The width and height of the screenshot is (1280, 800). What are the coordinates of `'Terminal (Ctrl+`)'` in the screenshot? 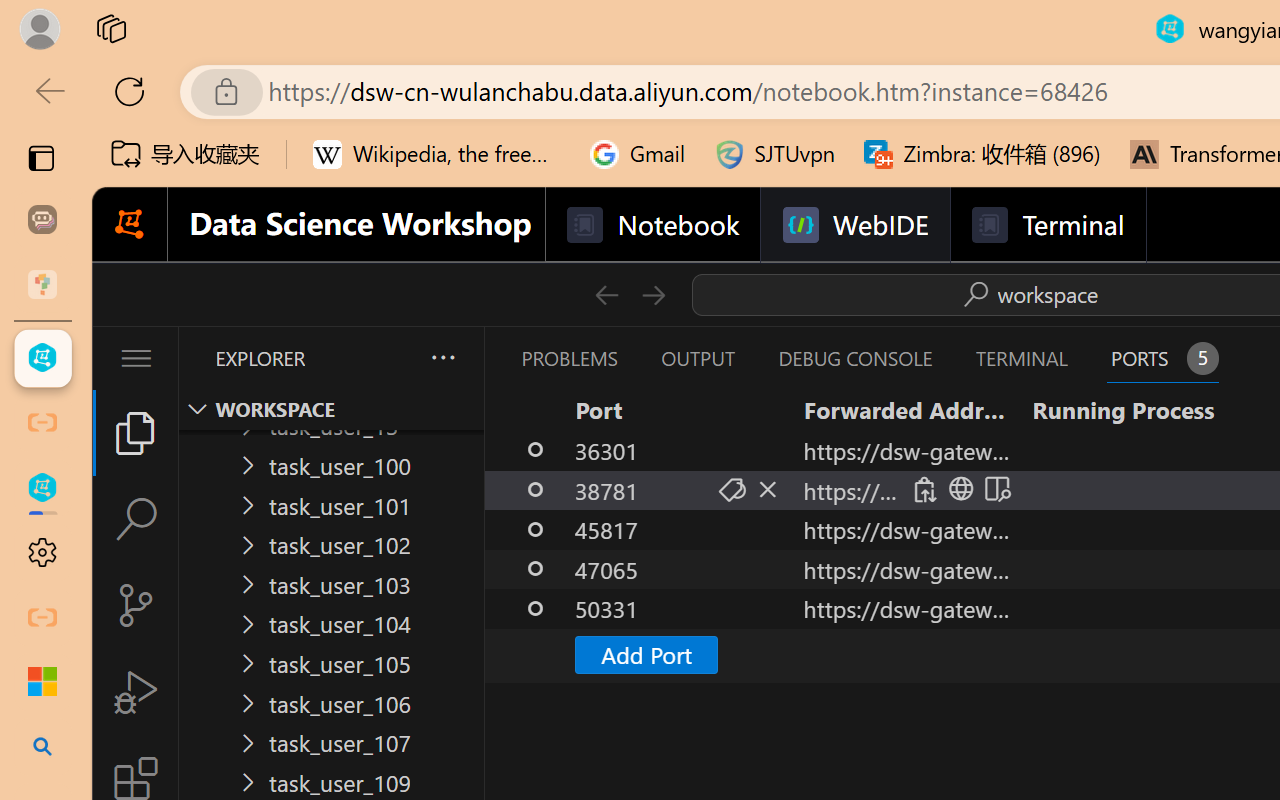 It's located at (1021, 358).